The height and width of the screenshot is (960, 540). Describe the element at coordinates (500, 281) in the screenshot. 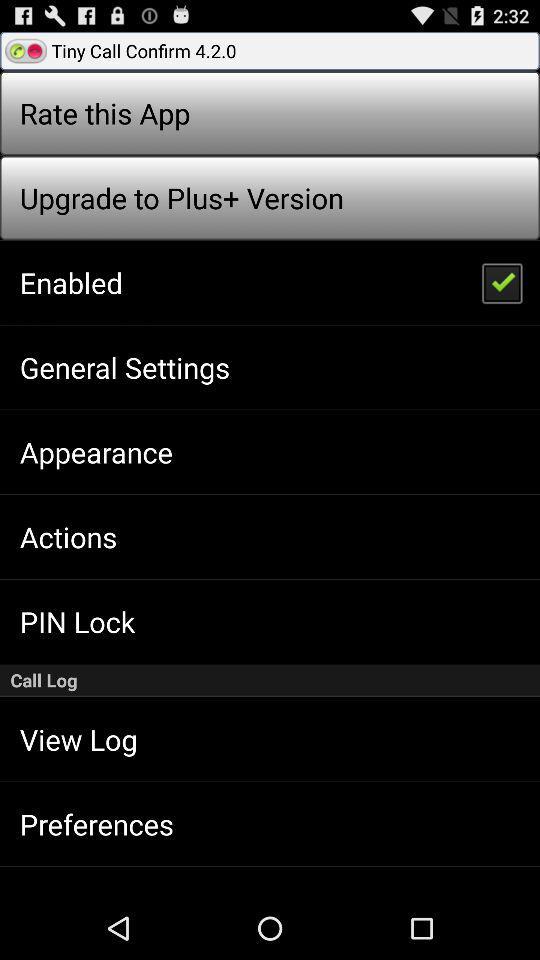

I see `icon next to enabled item` at that location.